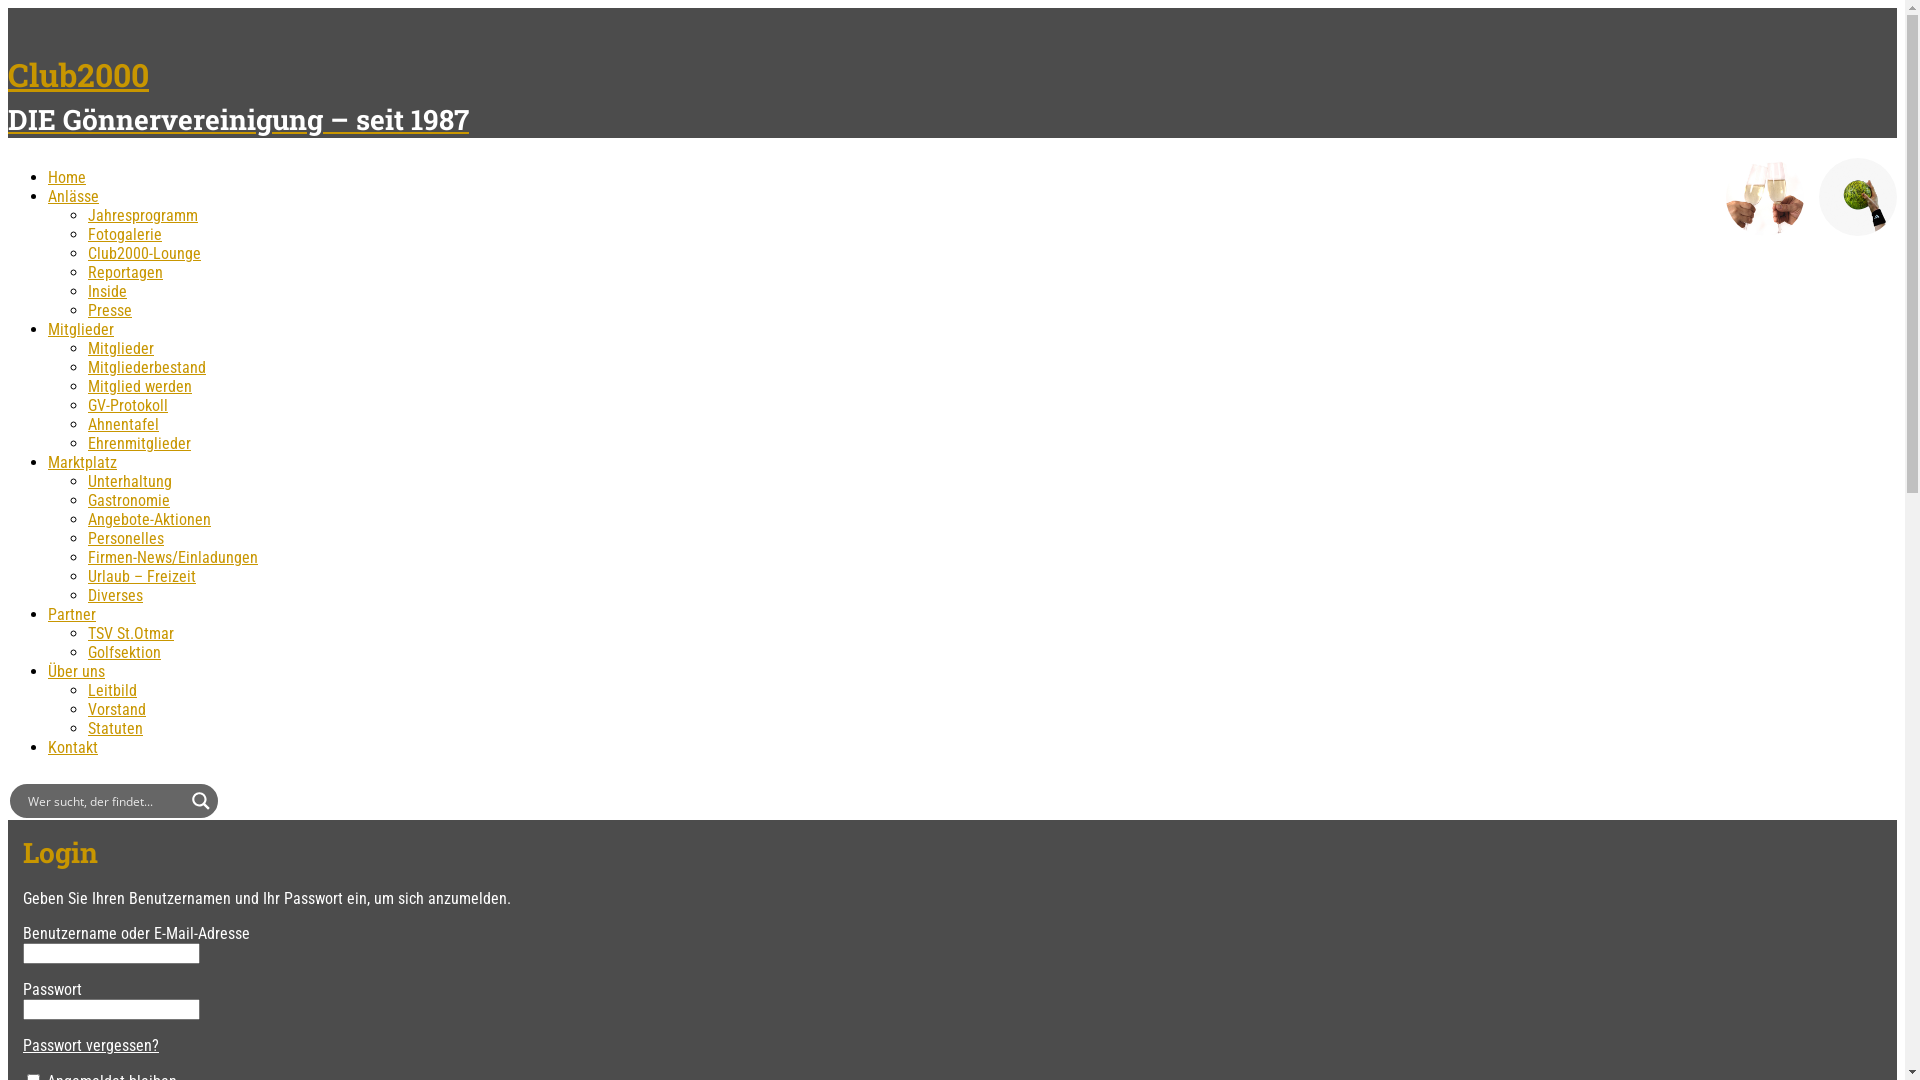 The image size is (1920, 1080). What do you see at coordinates (86, 386) in the screenshot?
I see `'Mitglied werden'` at bounding box center [86, 386].